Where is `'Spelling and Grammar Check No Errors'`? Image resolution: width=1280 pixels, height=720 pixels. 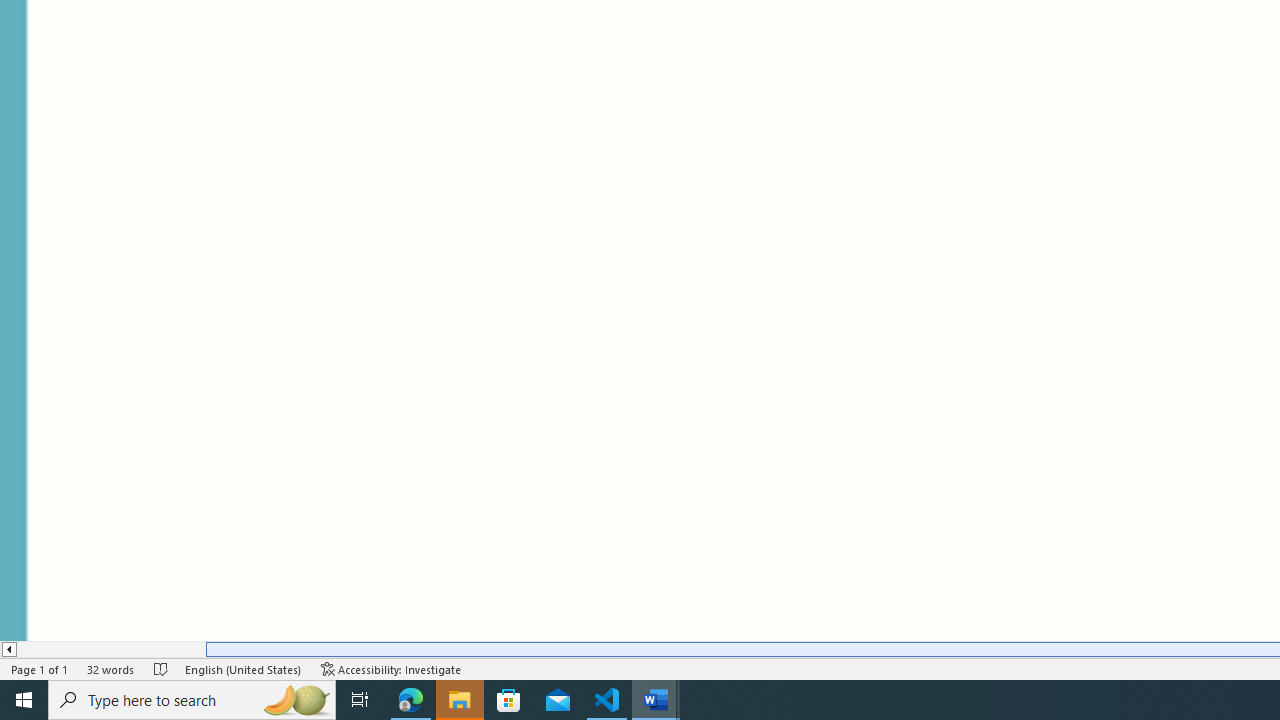 'Spelling and Grammar Check No Errors' is located at coordinates (161, 669).